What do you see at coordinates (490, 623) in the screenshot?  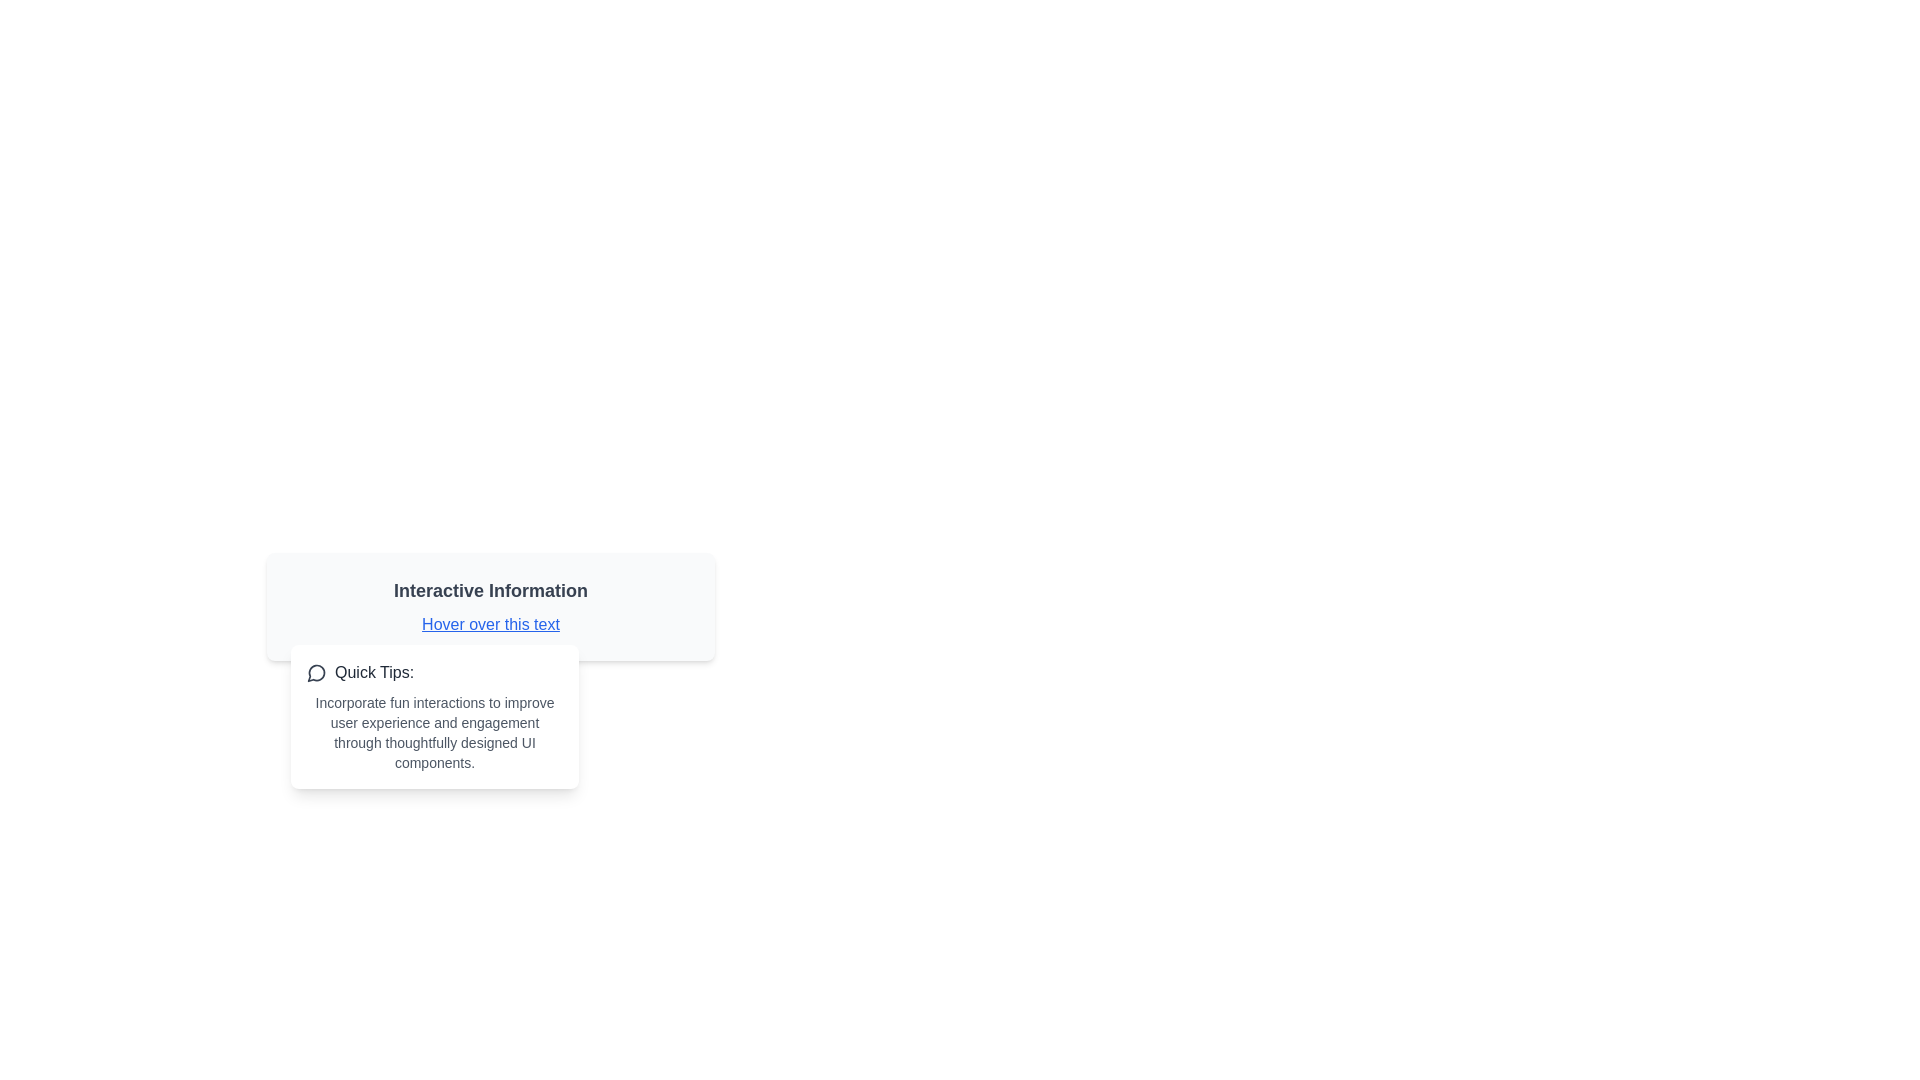 I see `the blue, underlined text link that says 'Hover over this text', which is located below the header 'Interactive Information' and above the tips box, if it is clickable` at bounding box center [490, 623].